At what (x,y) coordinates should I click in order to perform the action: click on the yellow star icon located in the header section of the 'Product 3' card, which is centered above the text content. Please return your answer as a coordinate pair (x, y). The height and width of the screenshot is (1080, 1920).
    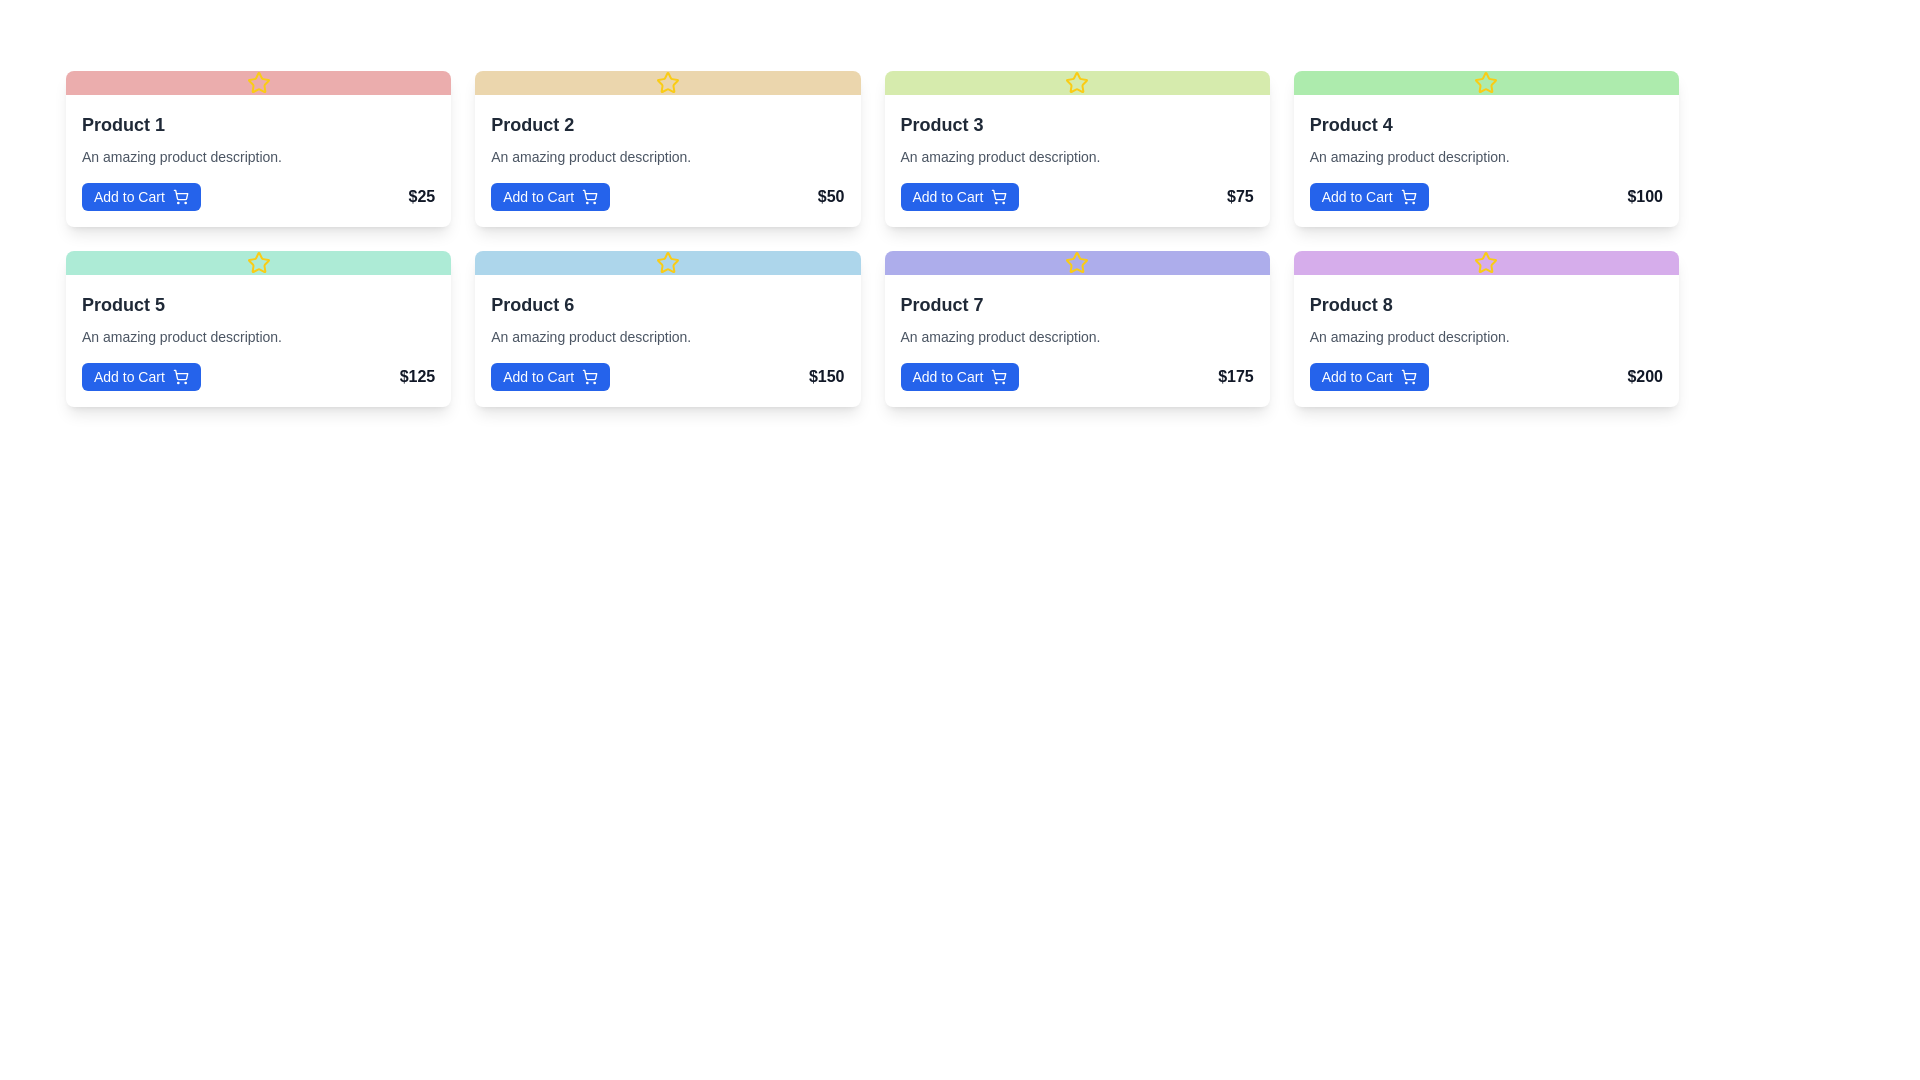
    Looking at the image, I should click on (1076, 82).